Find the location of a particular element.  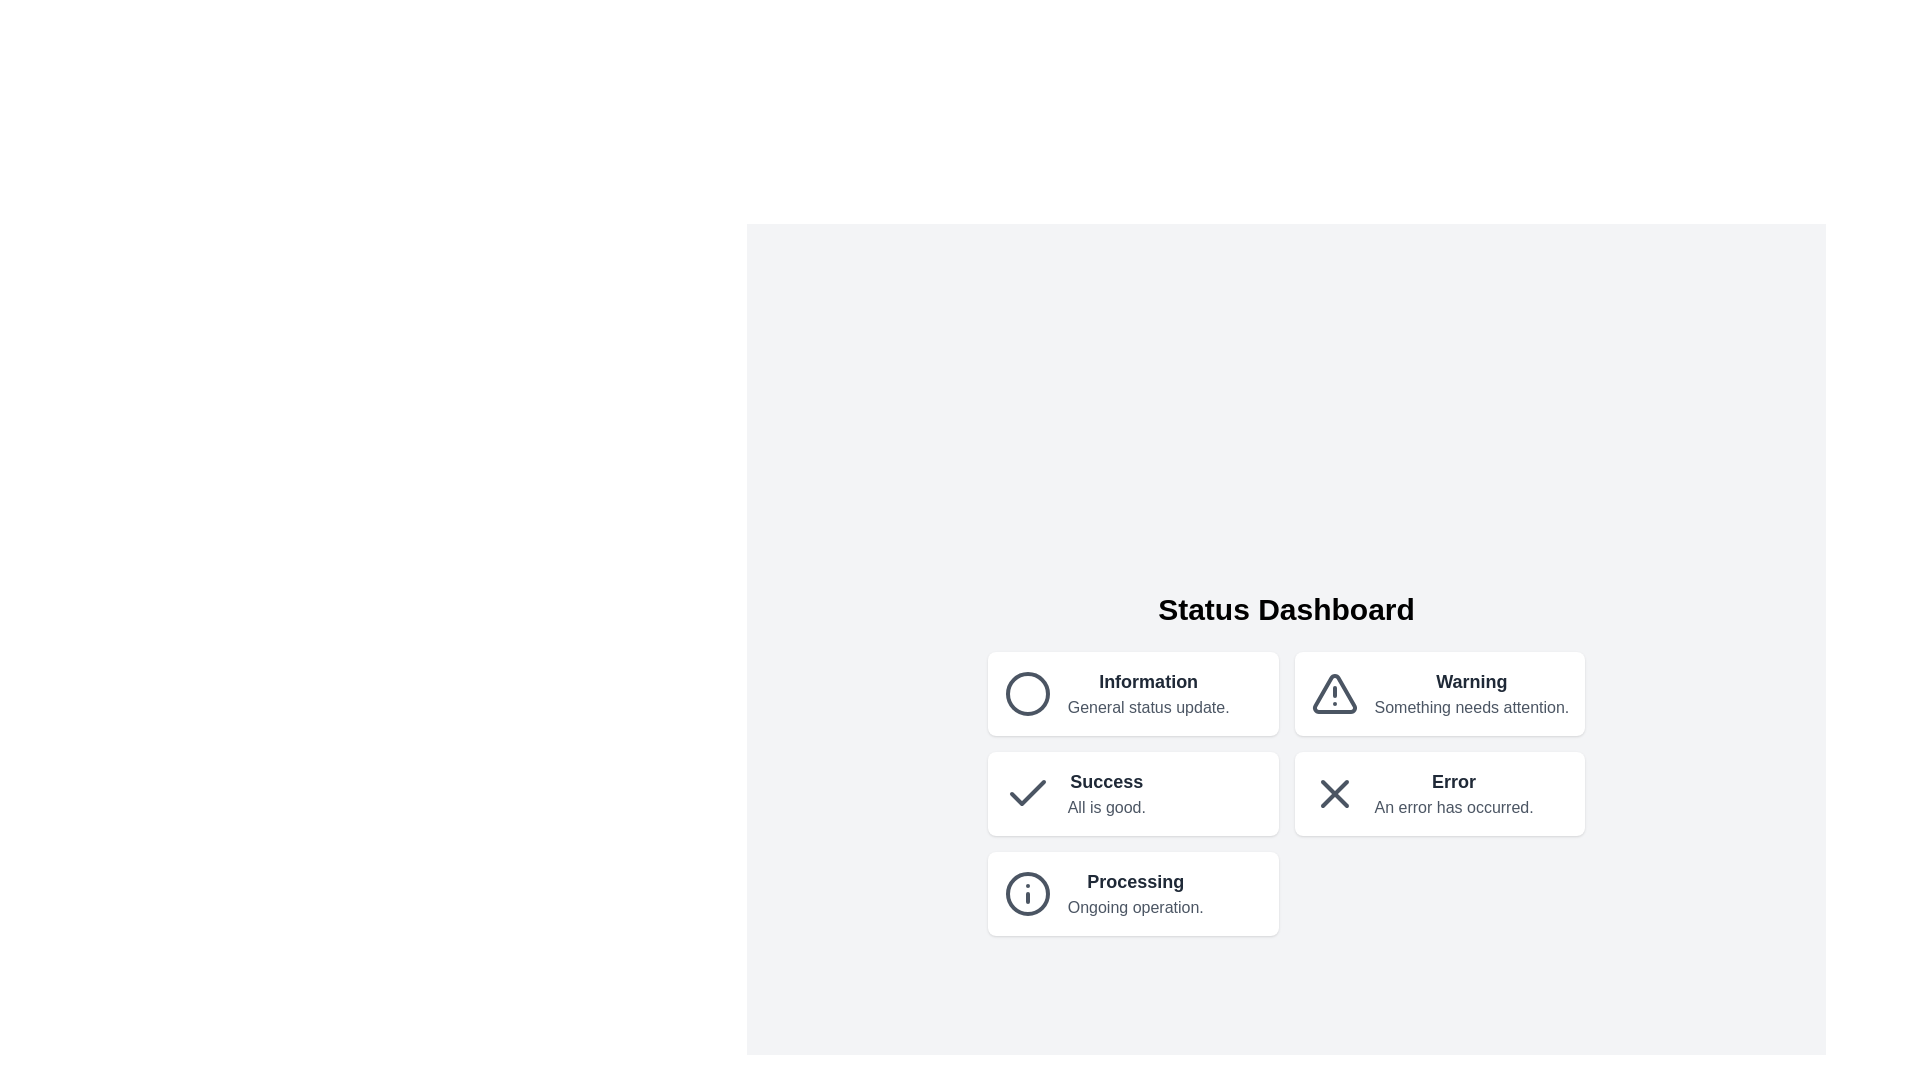

the warning state card that indicates a system issue, located in the upper-right section of the grid layout is located at coordinates (1440, 693).